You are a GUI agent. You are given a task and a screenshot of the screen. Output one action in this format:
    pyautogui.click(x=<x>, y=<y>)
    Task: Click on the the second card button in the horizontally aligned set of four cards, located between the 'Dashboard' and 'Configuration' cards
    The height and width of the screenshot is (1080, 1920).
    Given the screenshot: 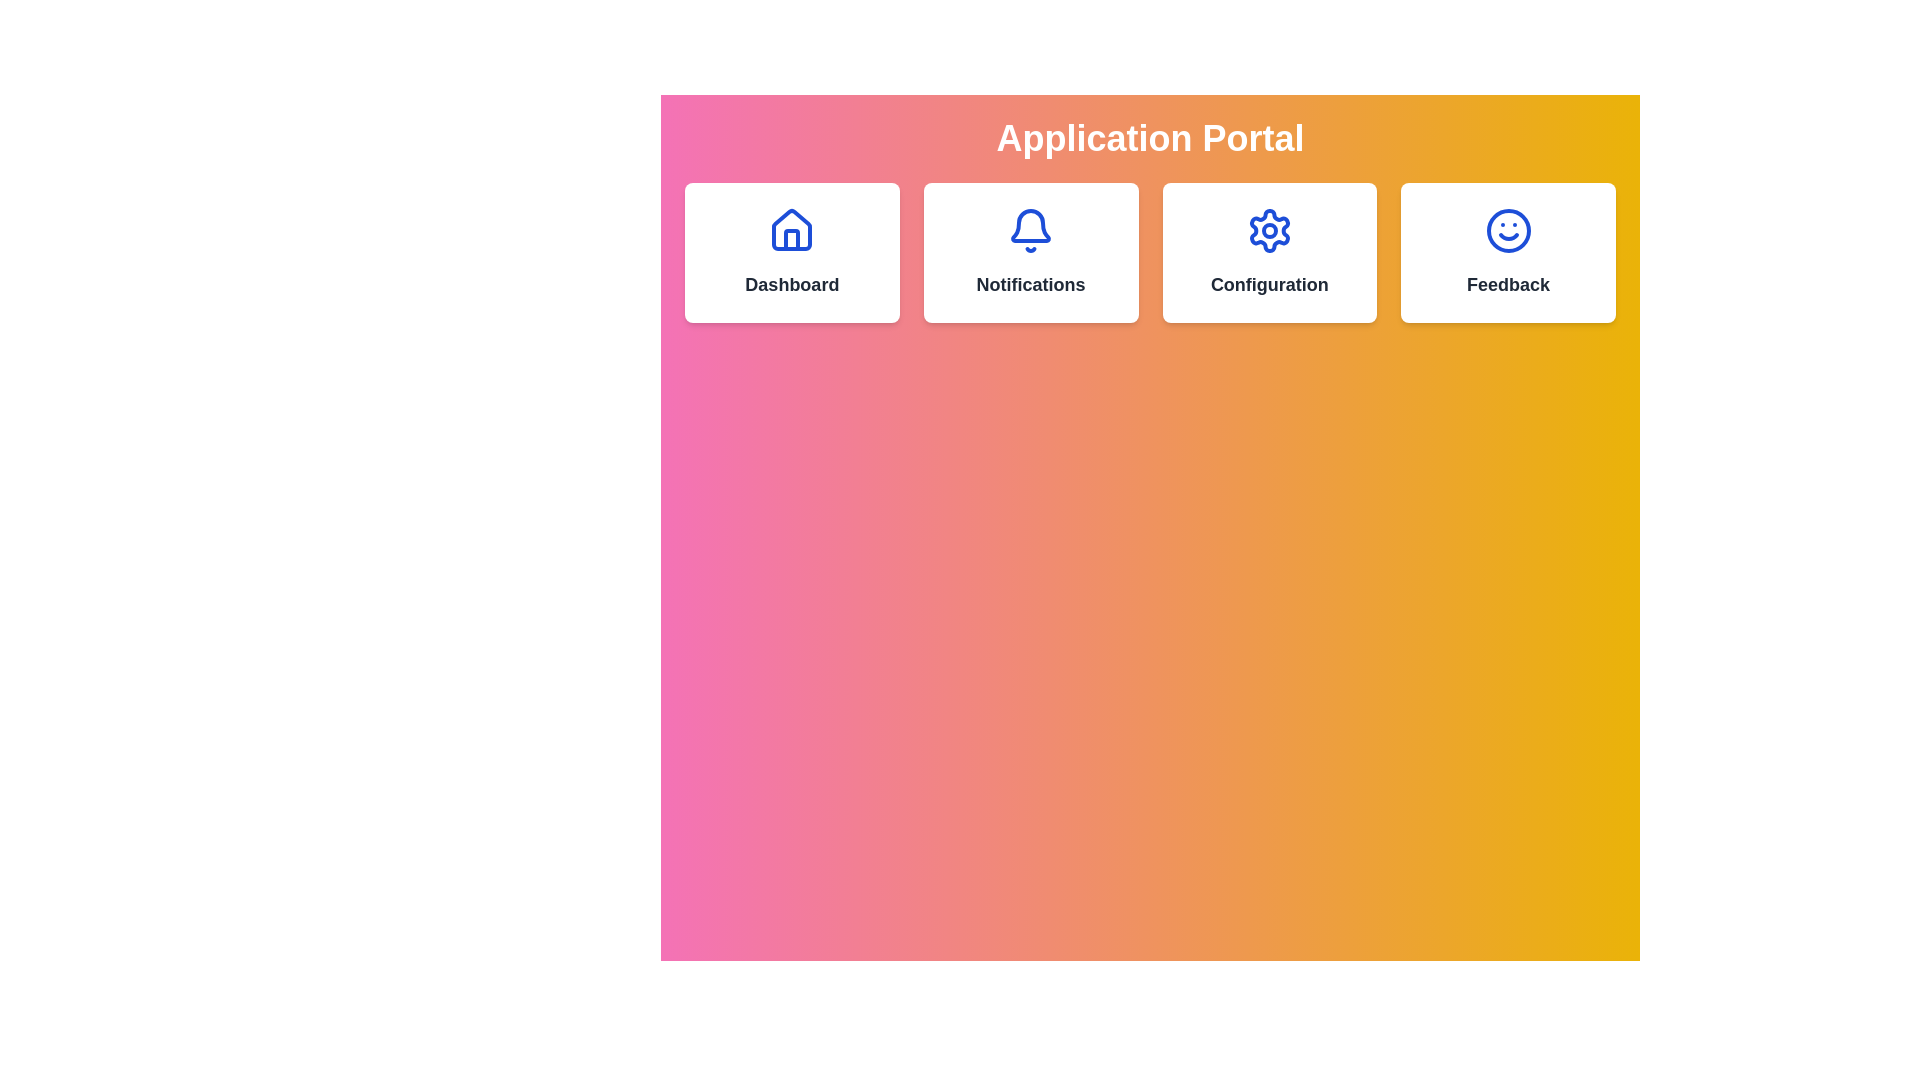 What is the action you would take?
    pyautogui.click(x=1031, y=252)
    